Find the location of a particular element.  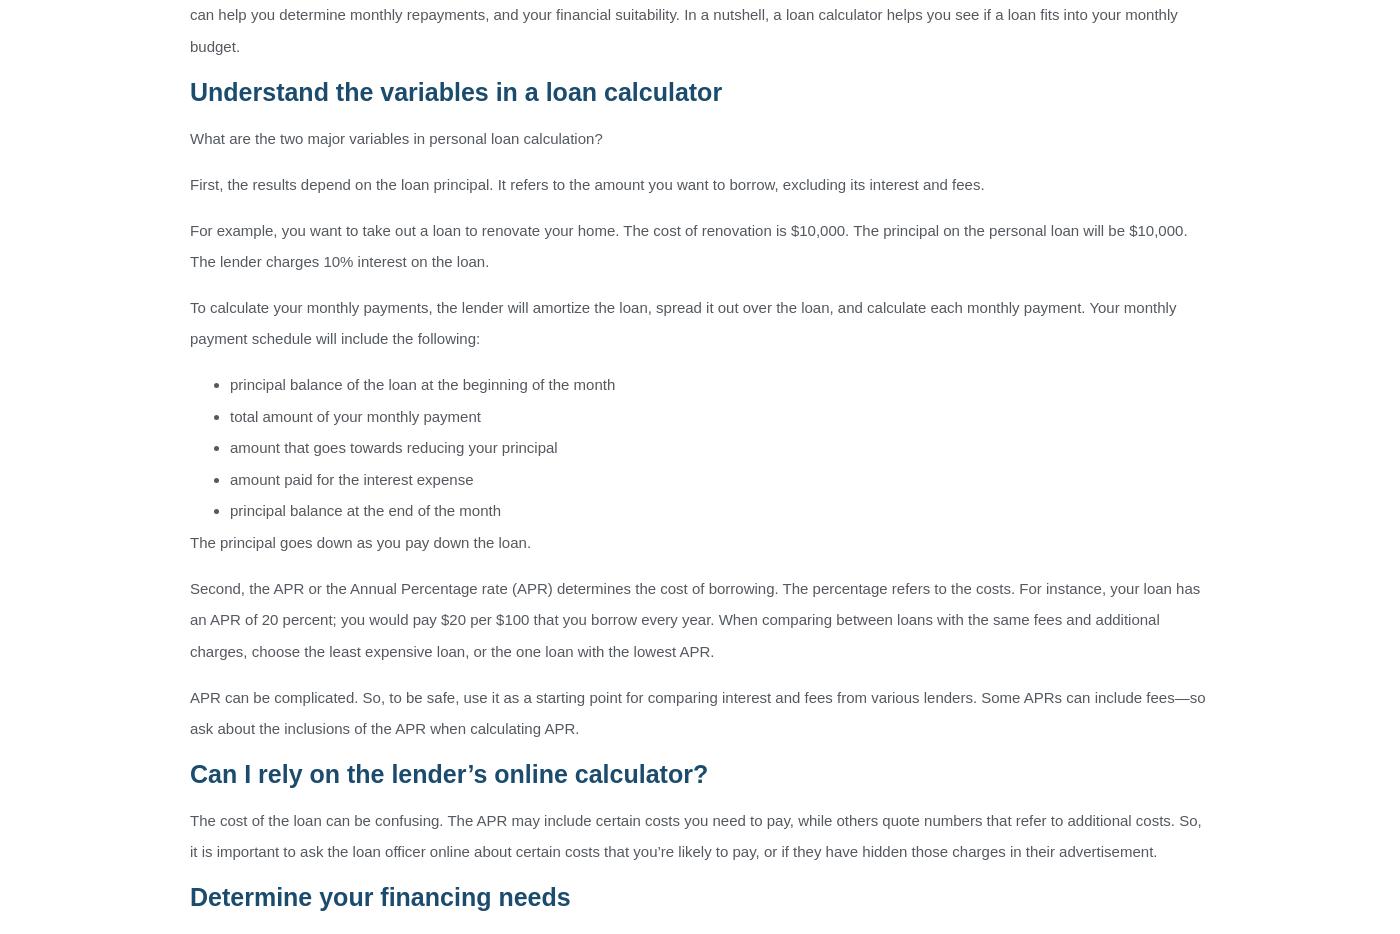

'amount that goes towards reducing your principal' is located at coordinates (230, 447).